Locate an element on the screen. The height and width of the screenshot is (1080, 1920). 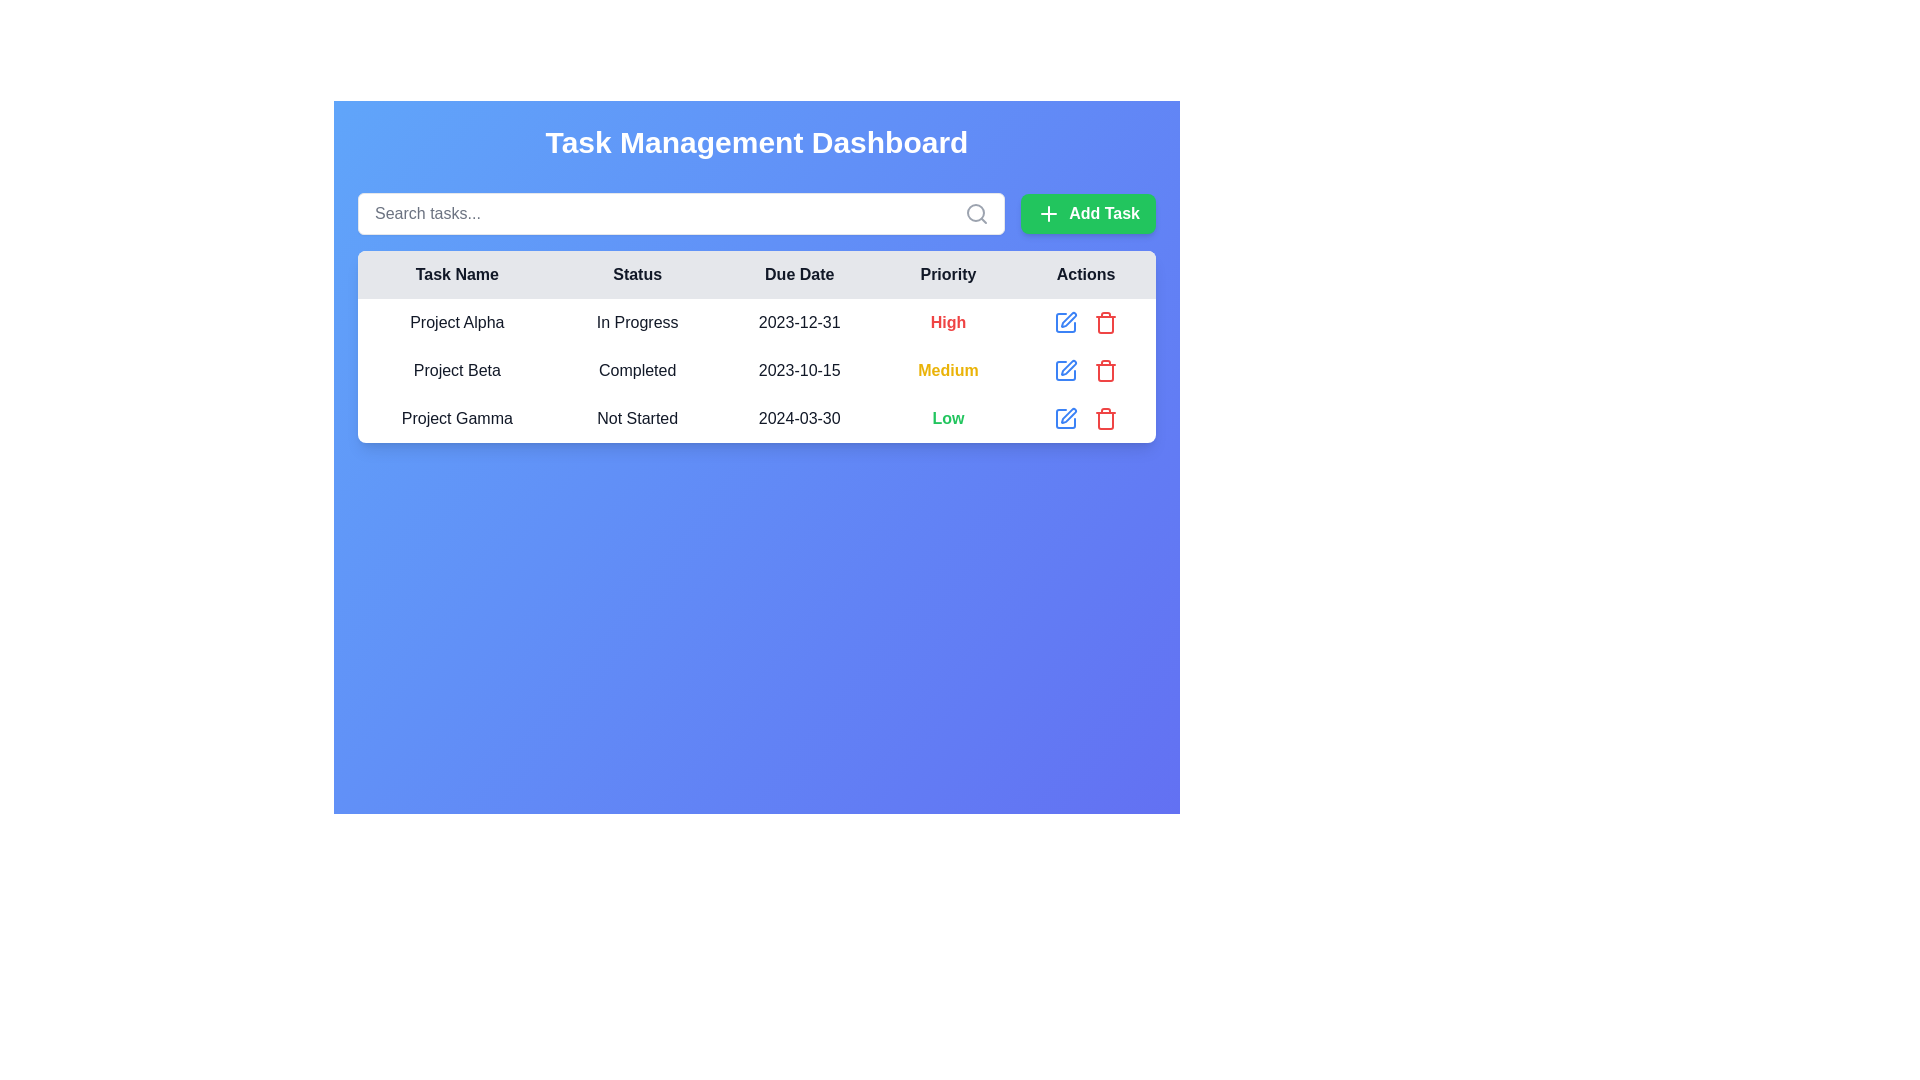
the 'Due Date' text label displaying the due date for 'Project Gamma' in the third column of the bottom-most row in the table is located at coordinates (798, 418).